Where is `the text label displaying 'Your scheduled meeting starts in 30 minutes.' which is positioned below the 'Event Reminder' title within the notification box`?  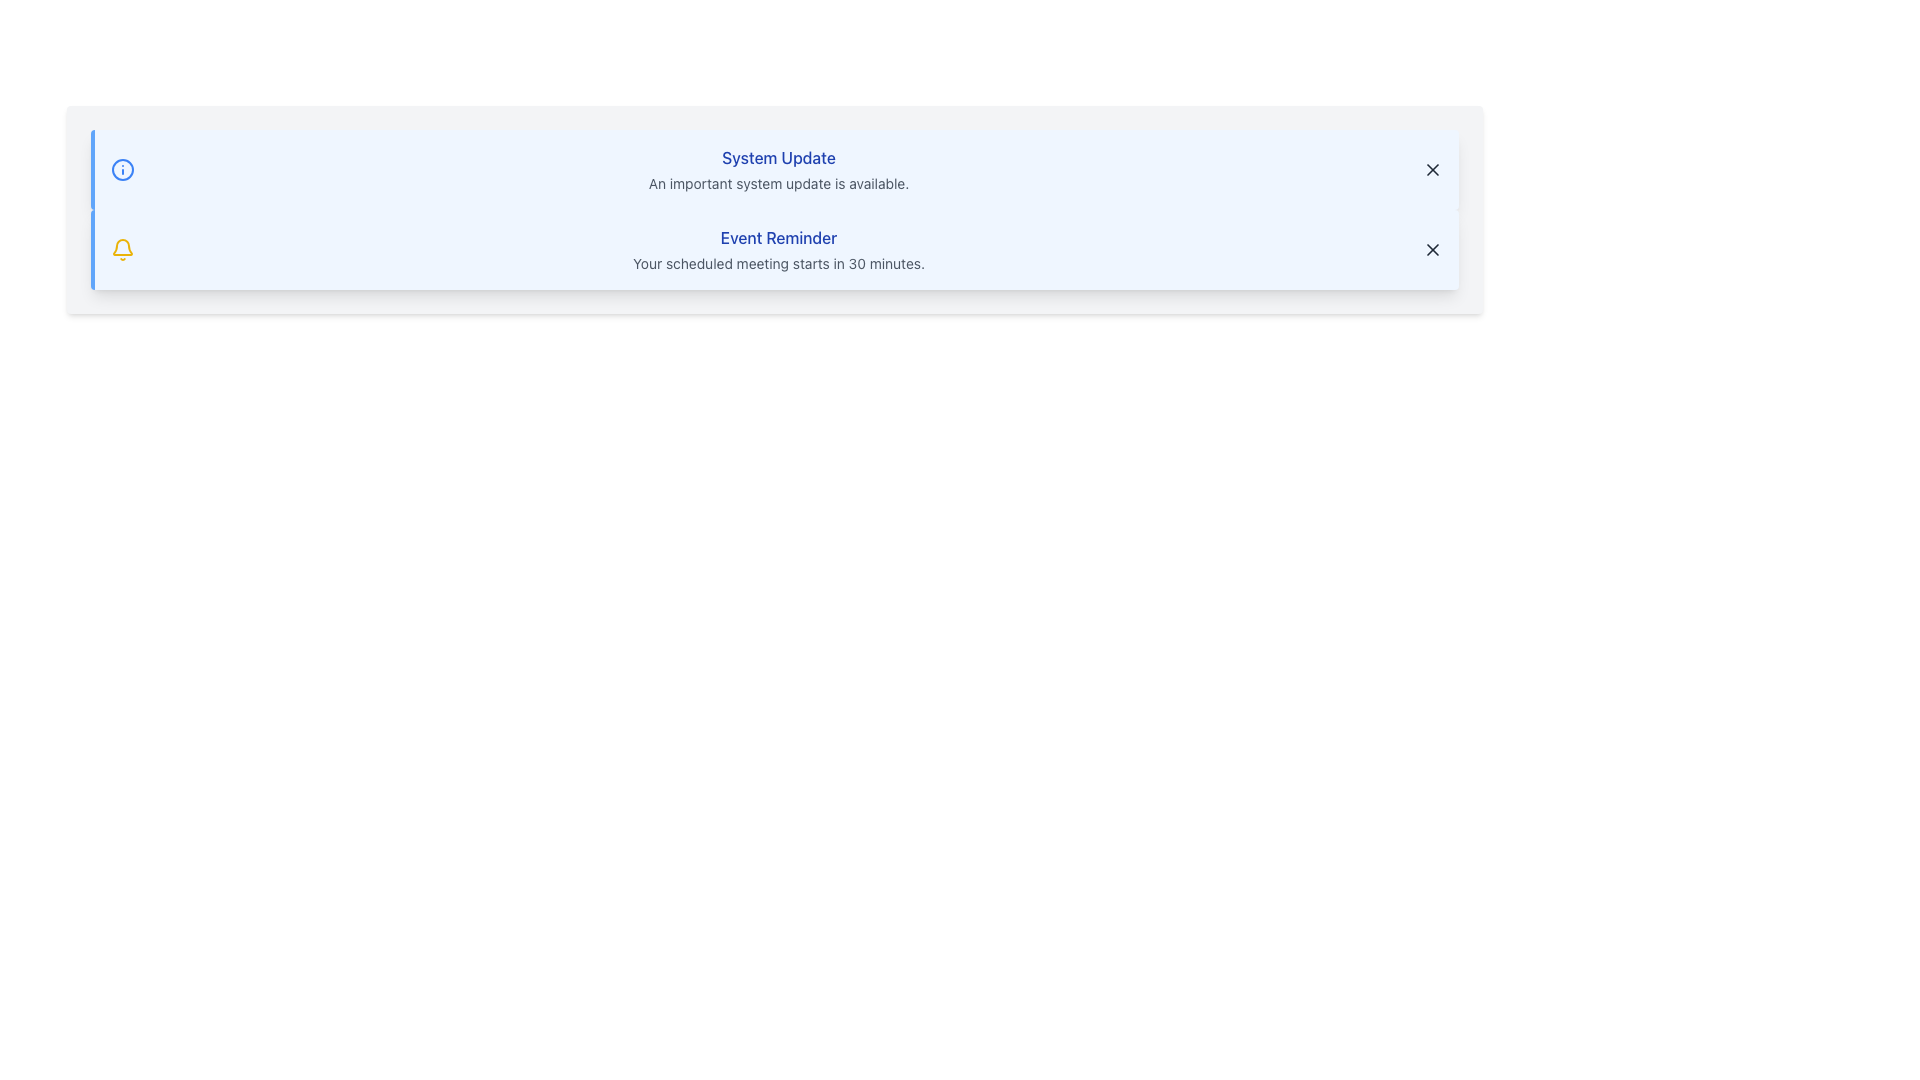
the text label displaying 'Your scheduled meeting starts in 30 minutes.' which is positioned below the 'Event Reminder' title within the notification box is located at coordinates (777, 262).